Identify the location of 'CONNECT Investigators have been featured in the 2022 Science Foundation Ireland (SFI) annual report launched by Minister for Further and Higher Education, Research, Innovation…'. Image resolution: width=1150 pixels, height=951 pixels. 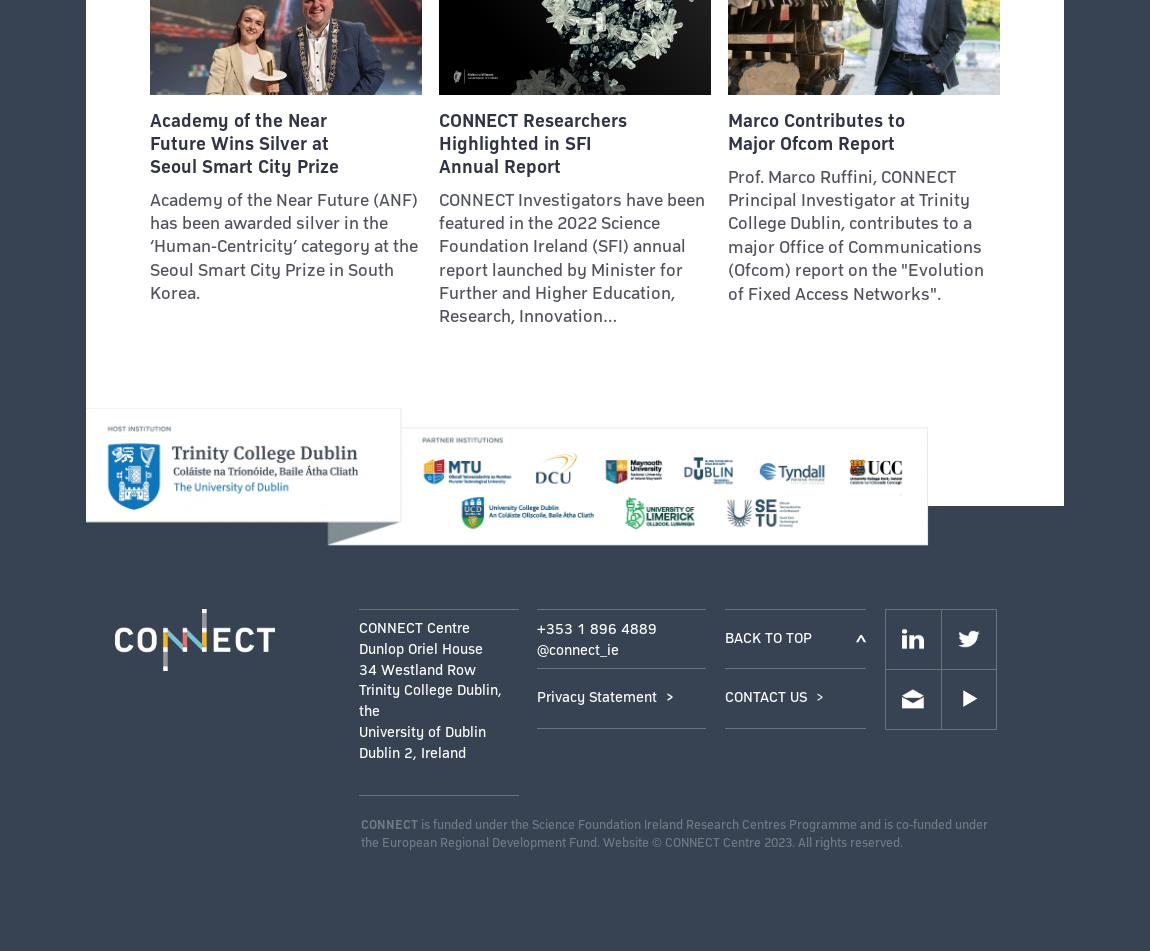
(570, 257).